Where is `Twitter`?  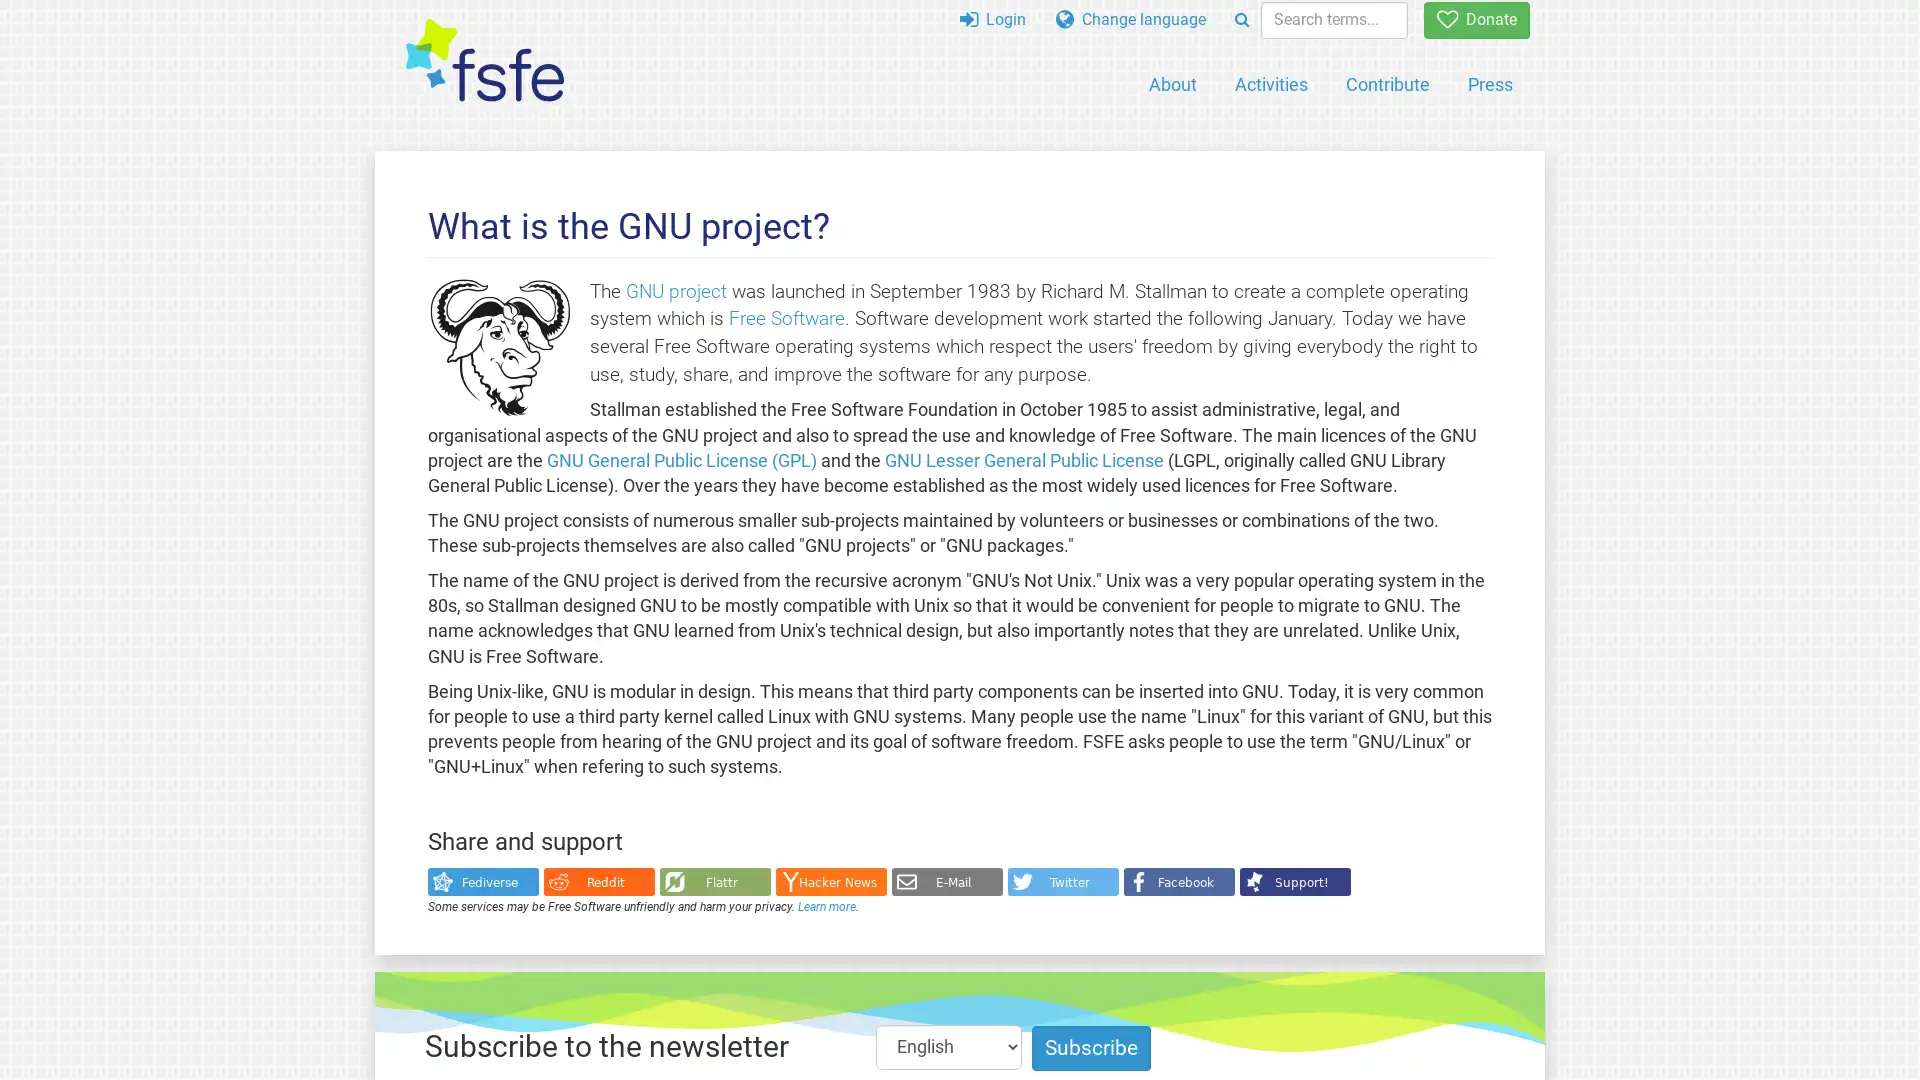 Twitter is located at coordinates (1061, 881).